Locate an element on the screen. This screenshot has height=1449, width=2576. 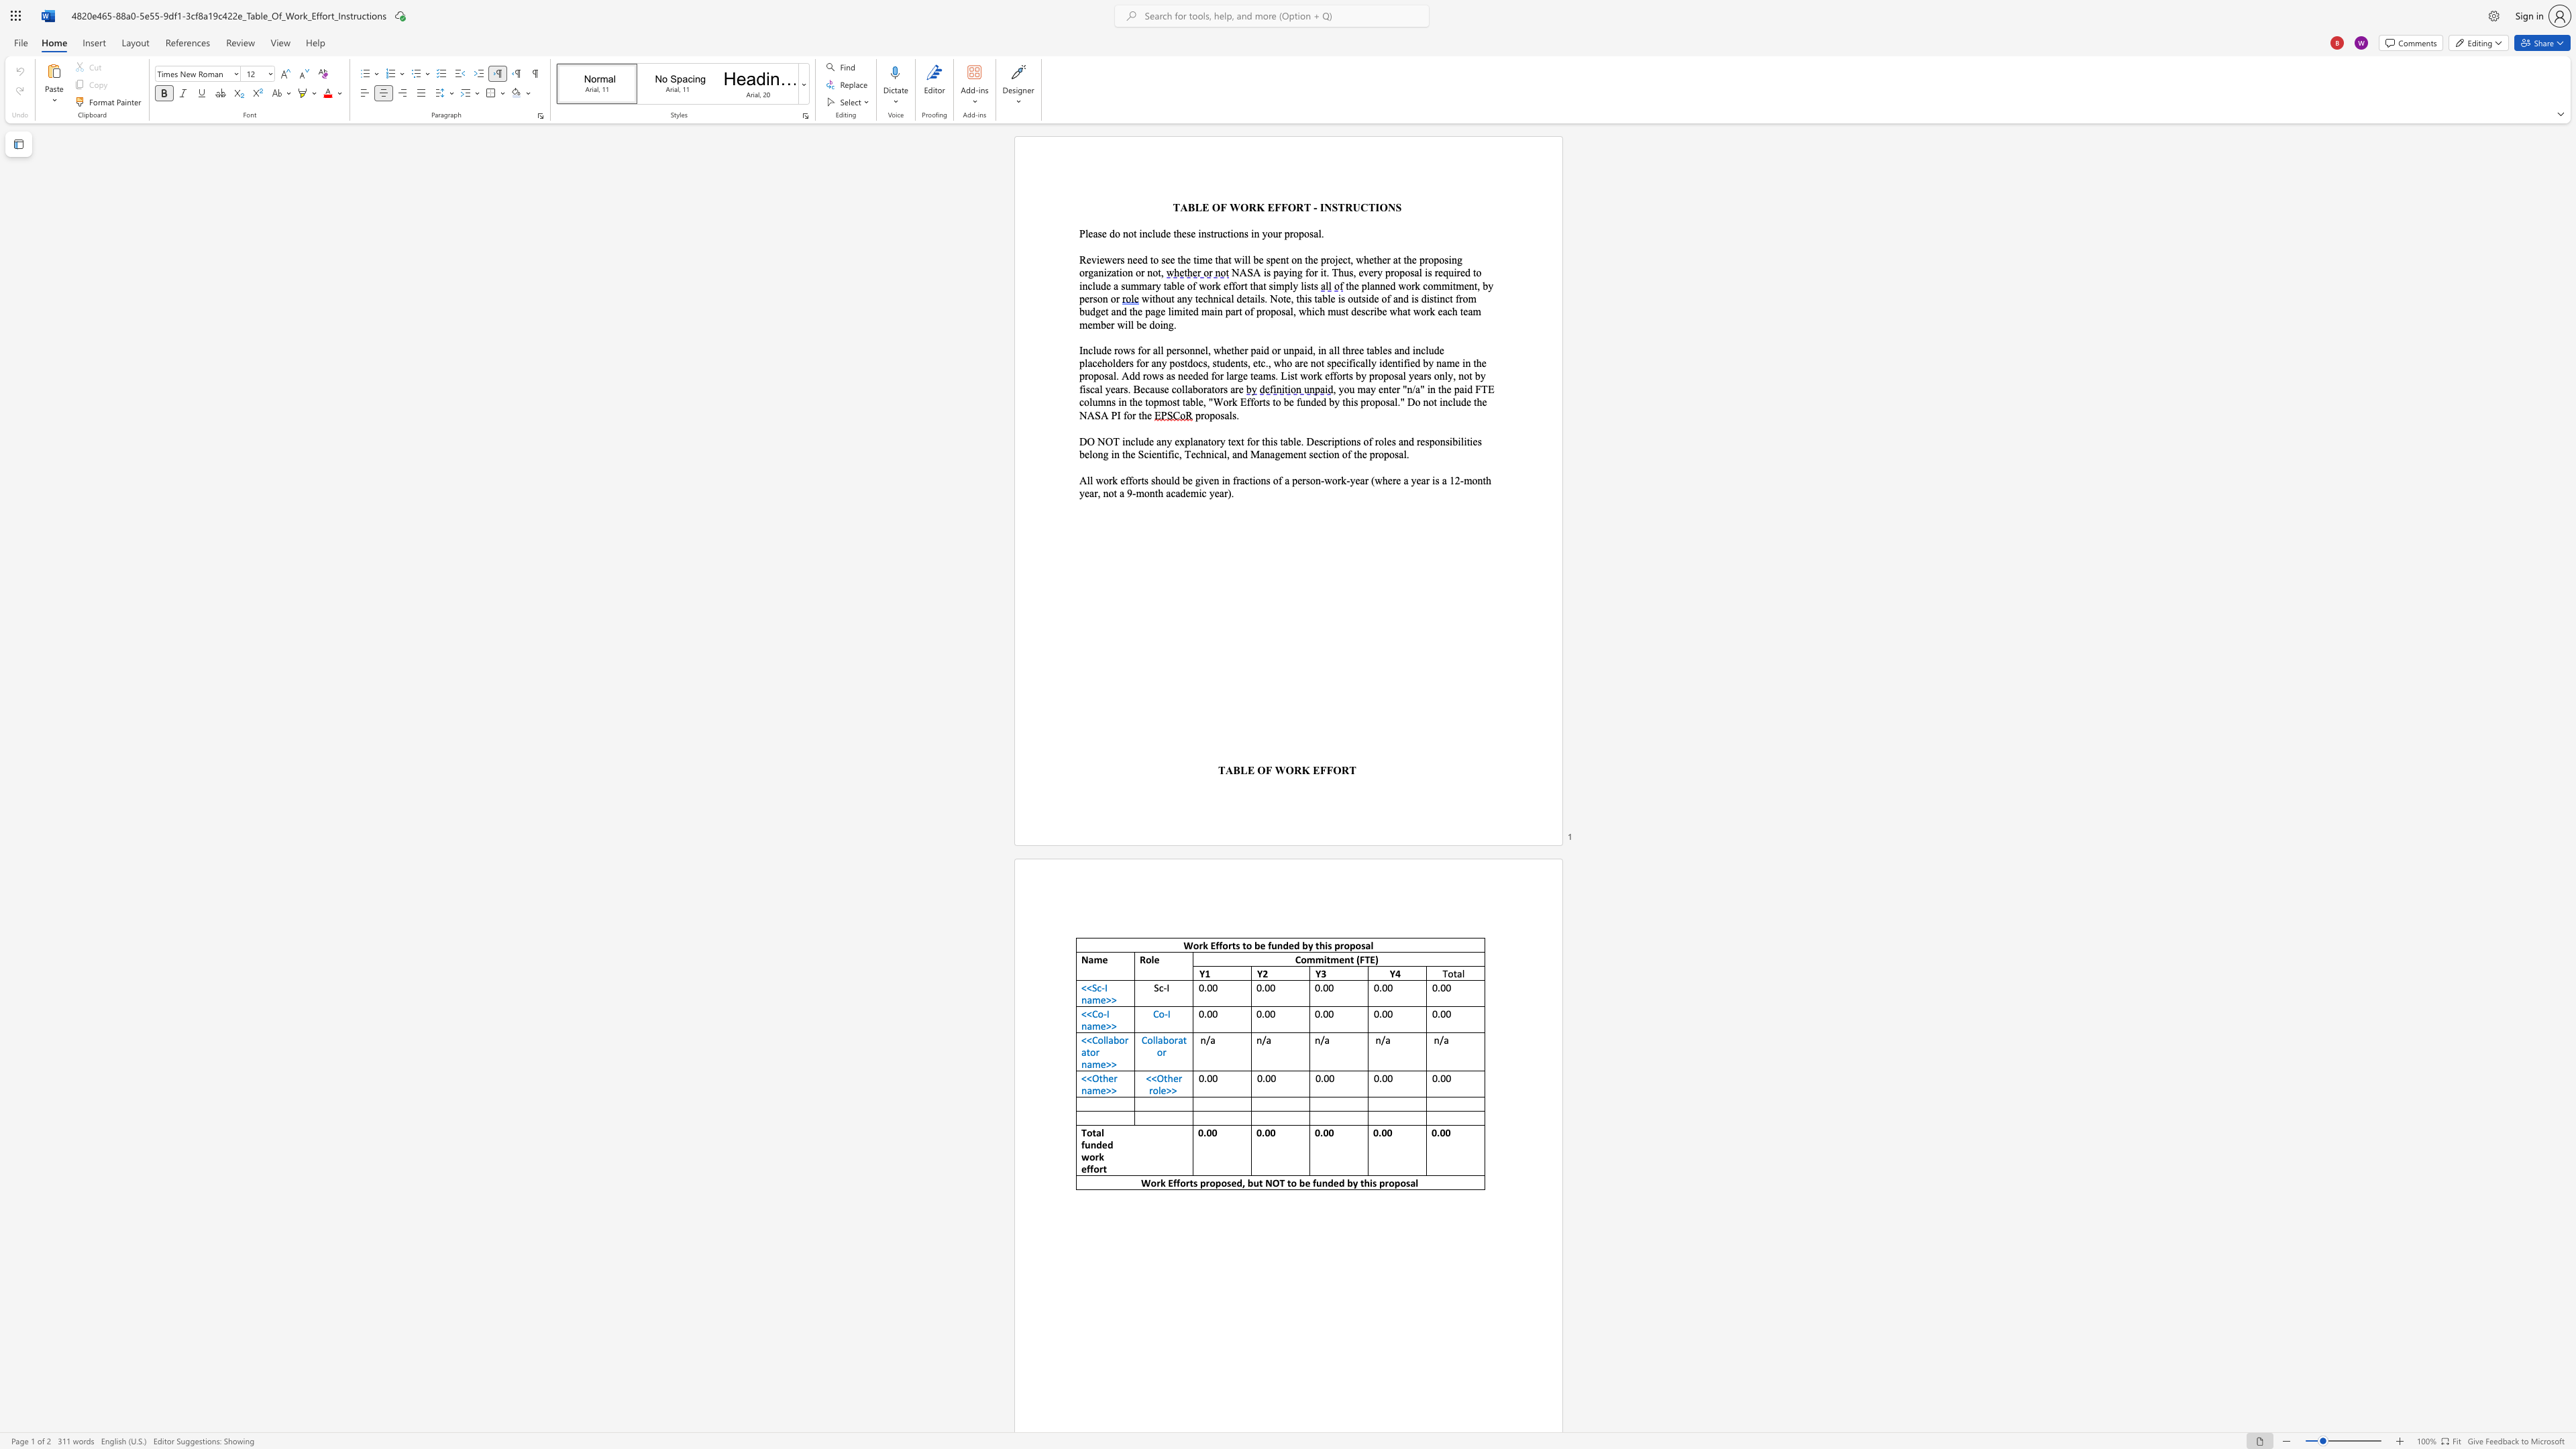
the subset text "-month academic ye" within the text "All work efforts should be given in fractions of a person-work-year (where a year is a 12-month year, not a 9-month academic year)." is located at coordinates (1132, 493).